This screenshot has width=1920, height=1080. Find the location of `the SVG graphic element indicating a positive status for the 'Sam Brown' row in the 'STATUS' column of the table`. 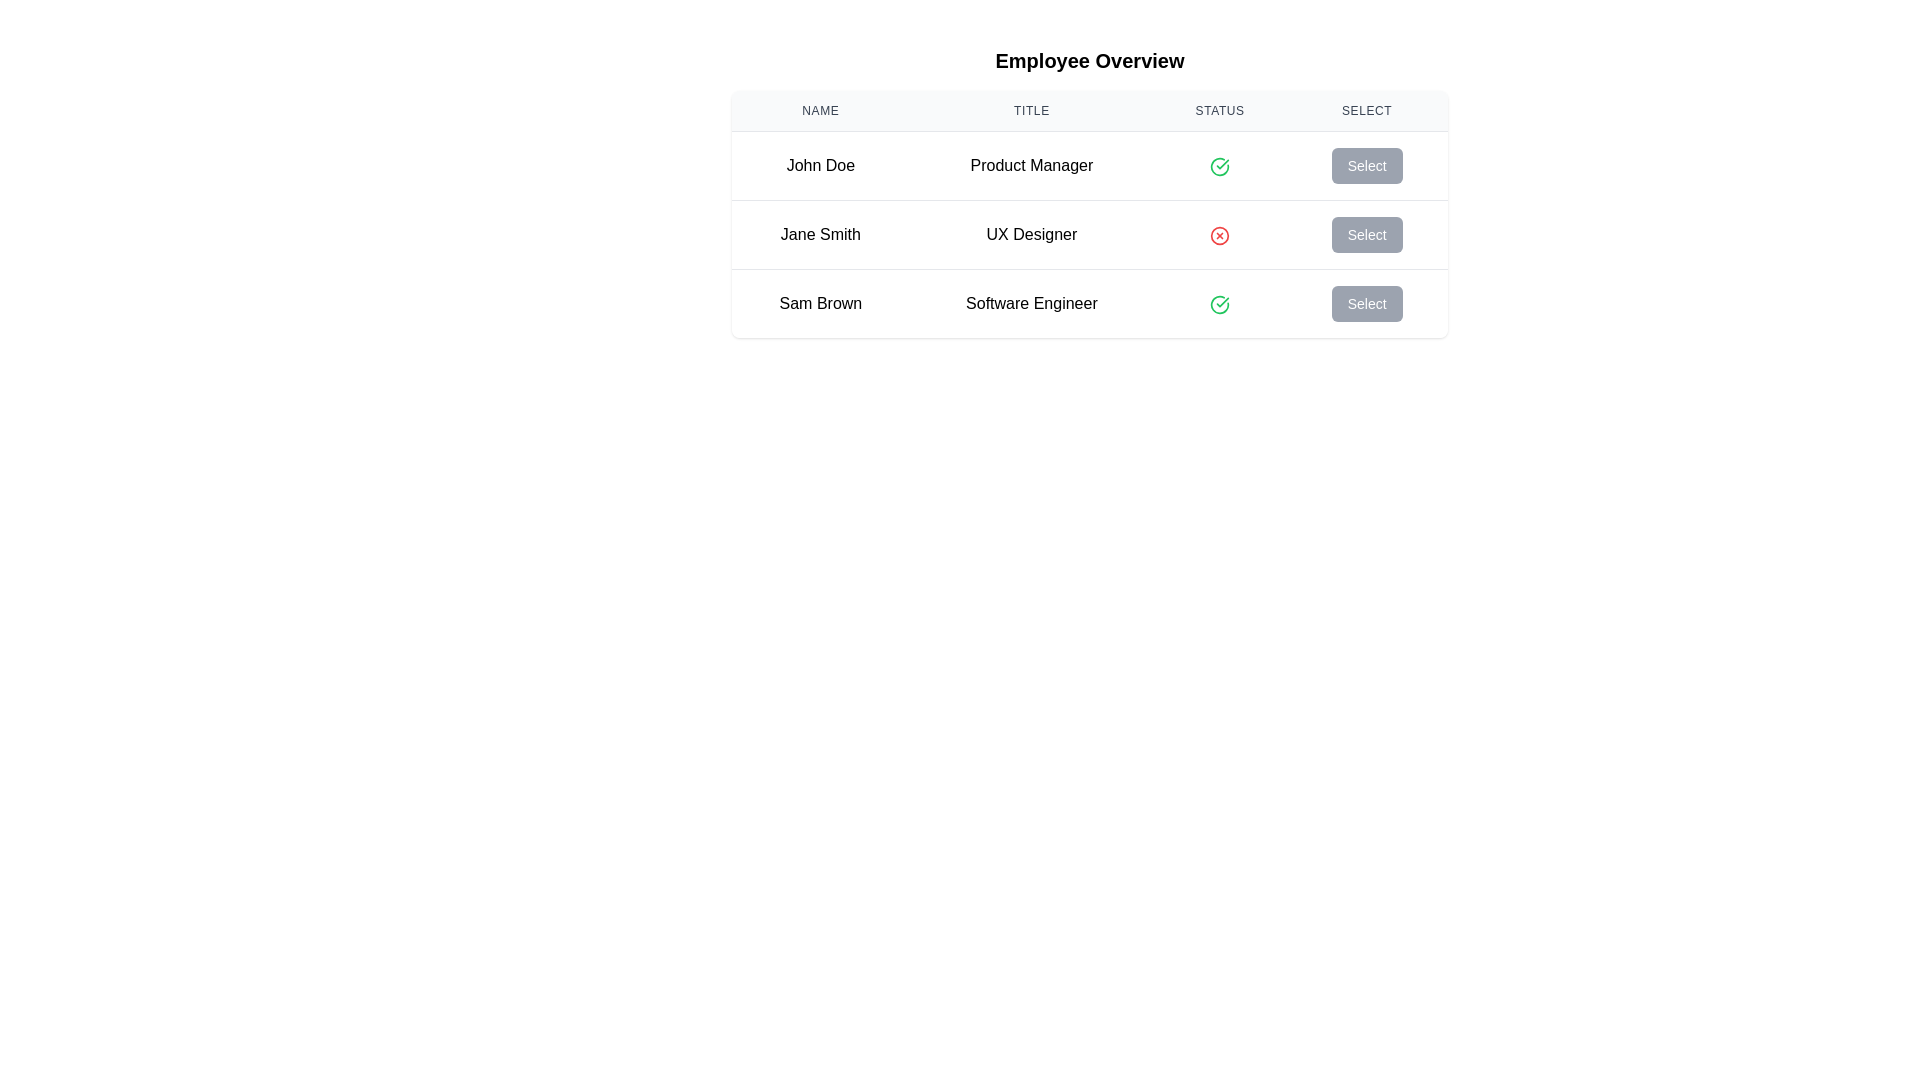

the SVG graphic element indicating a positive status for the 'Sam Brown' row in the 'STATUS' column of the table is located at coordinates (1219, 165).